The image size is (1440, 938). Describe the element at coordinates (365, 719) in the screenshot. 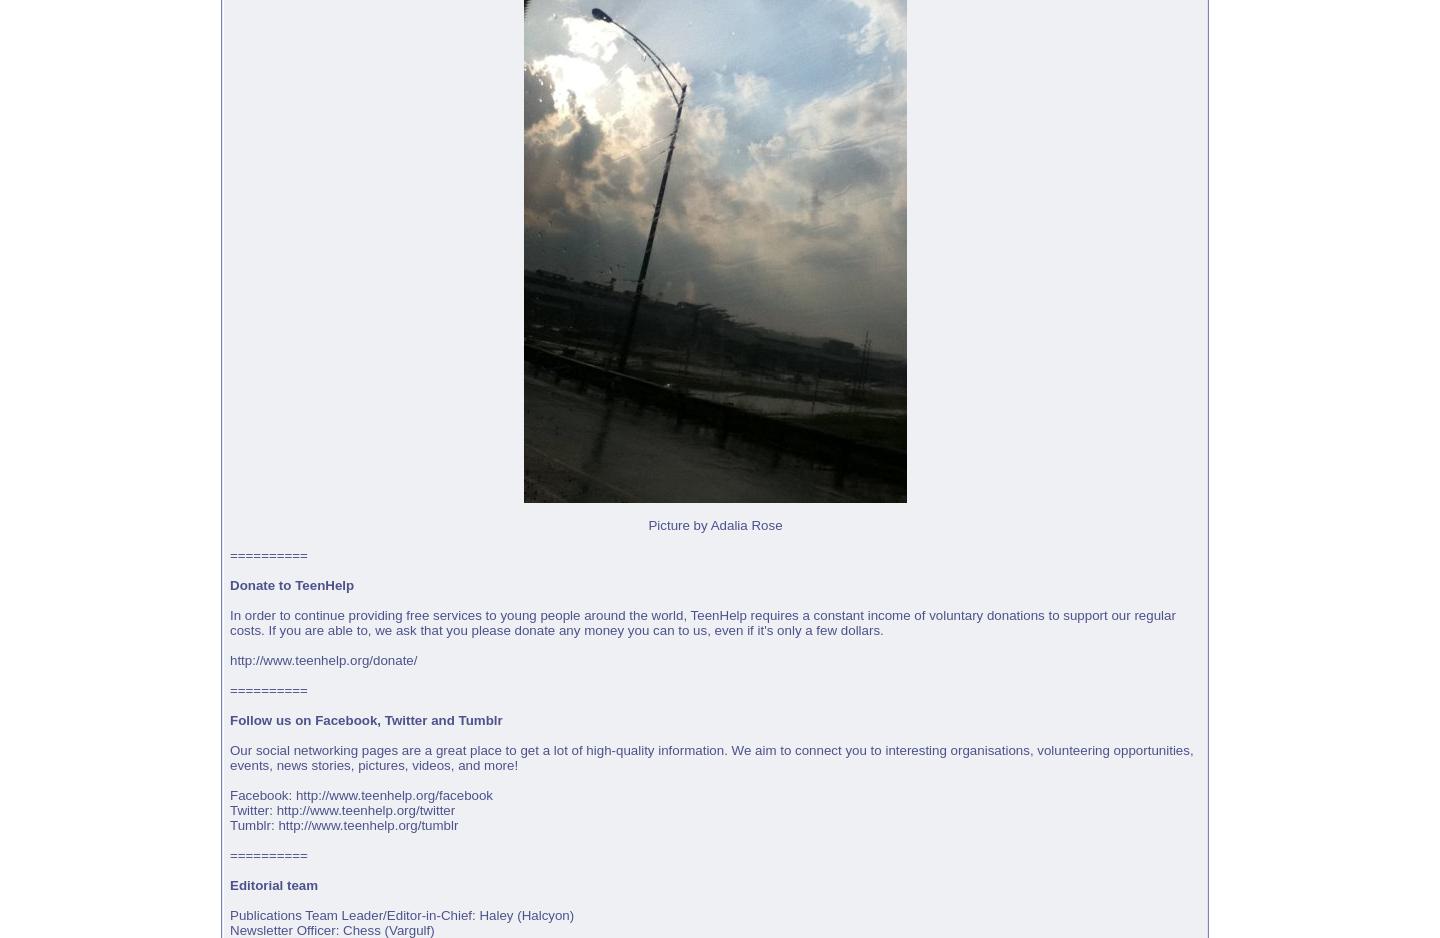

I see `'Follow us on Facebook, Twitter and Tumblr'` at that location.